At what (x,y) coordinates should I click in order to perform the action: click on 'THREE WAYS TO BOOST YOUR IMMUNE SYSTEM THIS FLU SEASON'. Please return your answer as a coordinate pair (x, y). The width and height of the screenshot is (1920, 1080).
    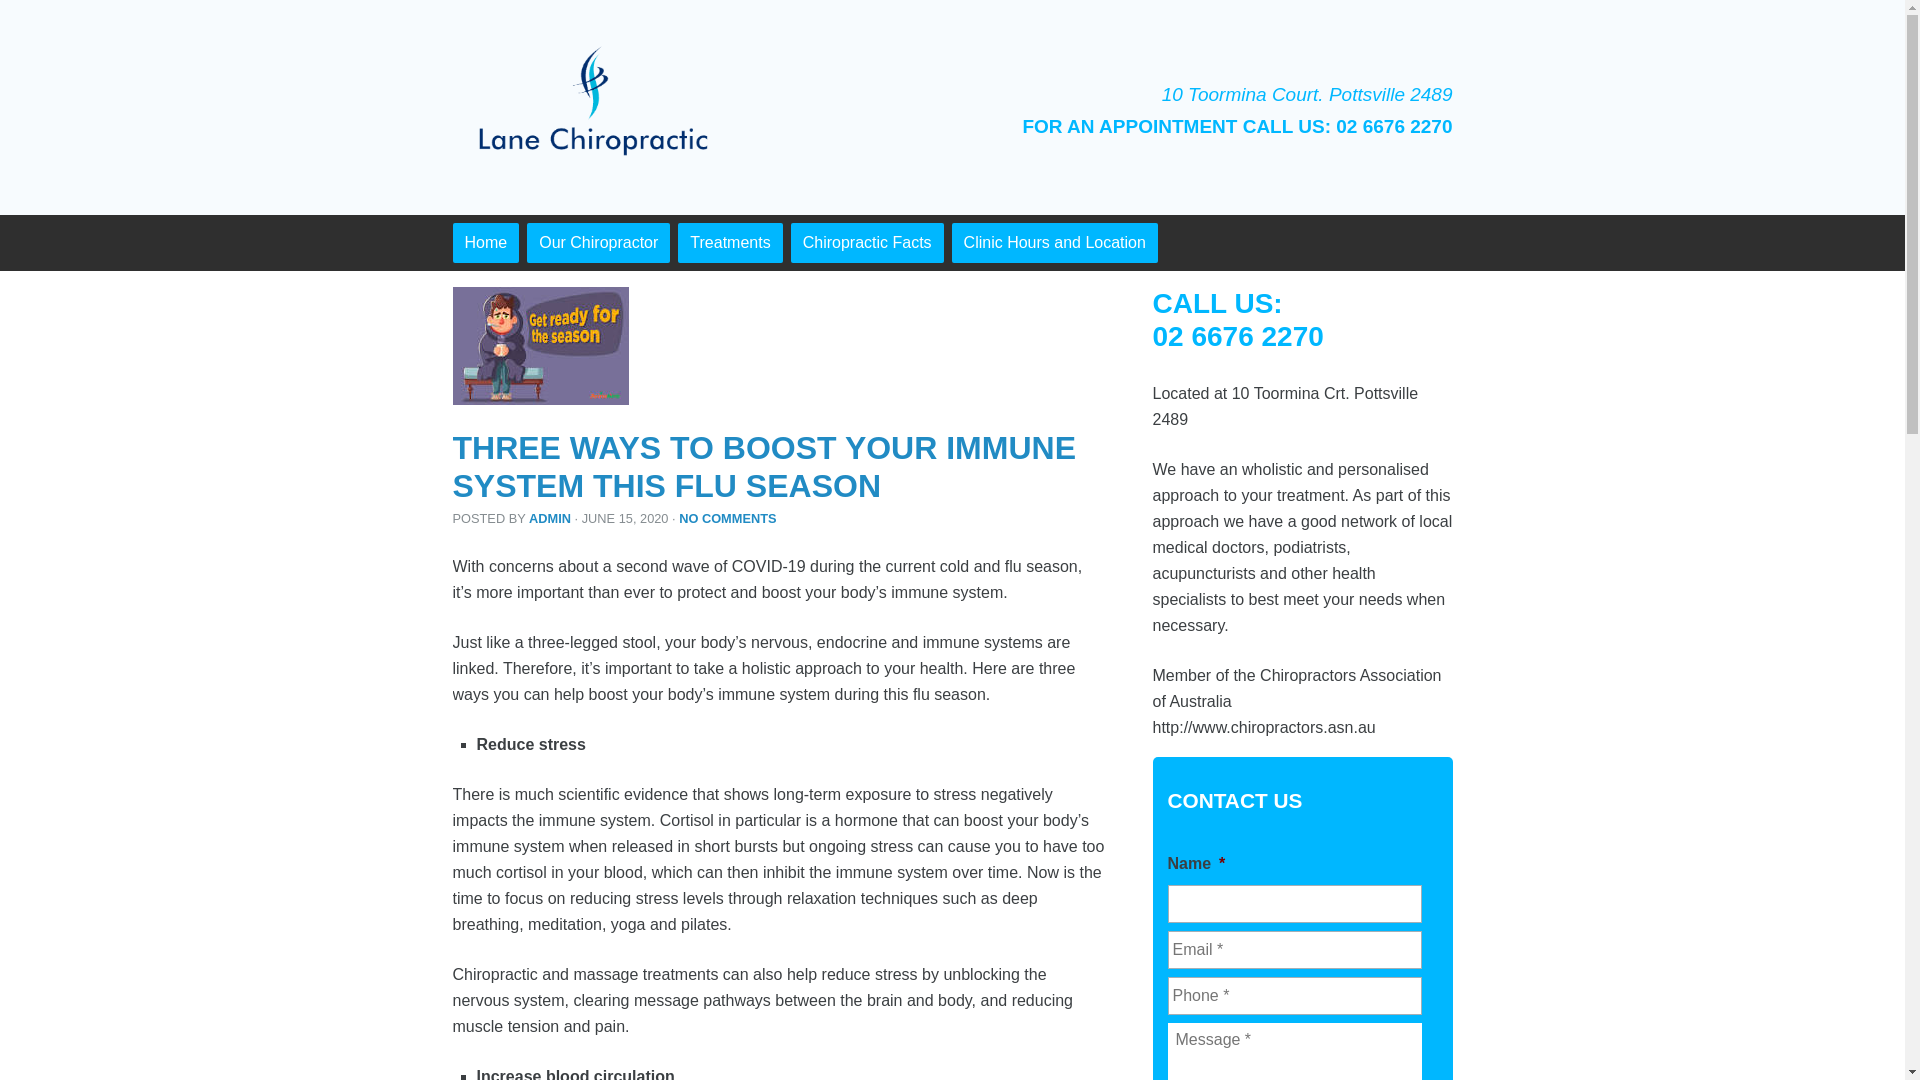
    Looking at the image, I should click on (762, 466).